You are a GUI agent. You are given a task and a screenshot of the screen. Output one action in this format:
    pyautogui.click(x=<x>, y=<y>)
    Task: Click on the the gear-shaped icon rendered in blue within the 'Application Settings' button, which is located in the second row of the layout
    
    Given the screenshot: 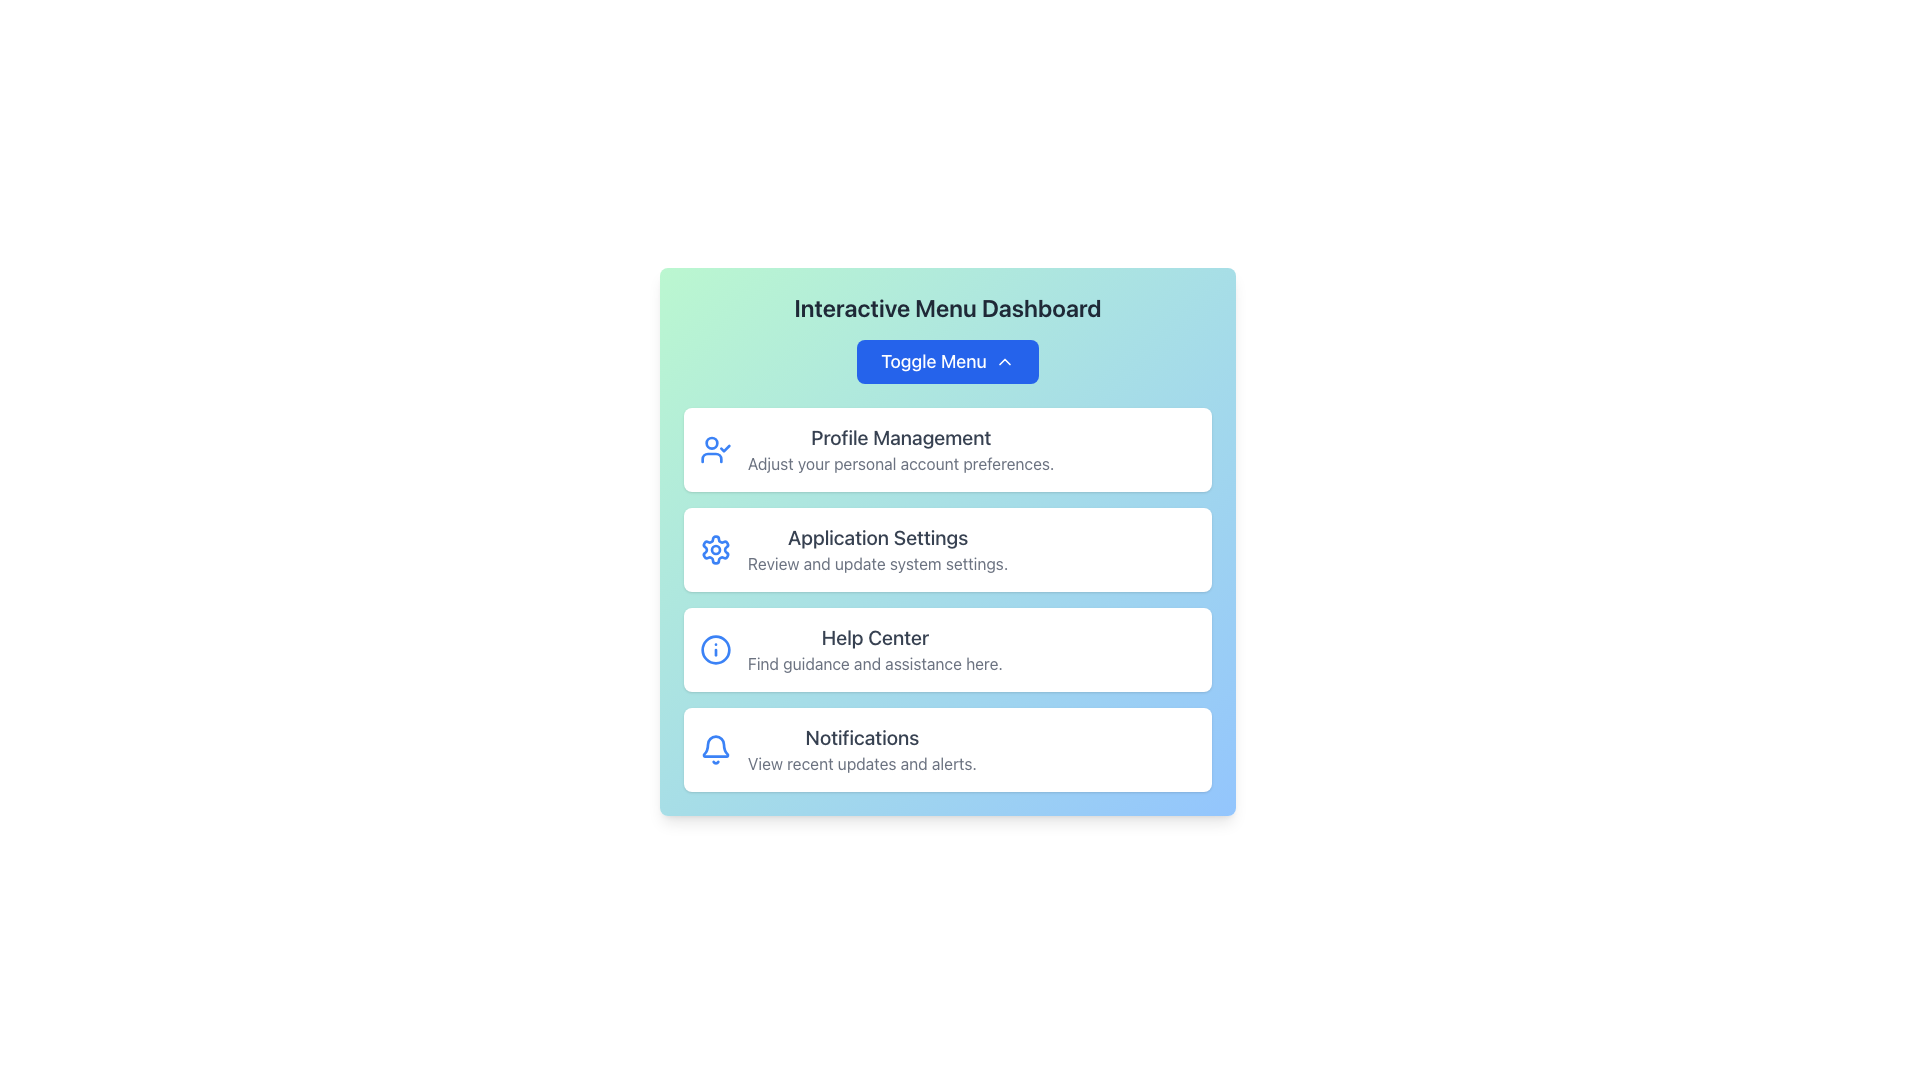 What is the action you would take?
    pyautogui.click(x=715, y=550)
    